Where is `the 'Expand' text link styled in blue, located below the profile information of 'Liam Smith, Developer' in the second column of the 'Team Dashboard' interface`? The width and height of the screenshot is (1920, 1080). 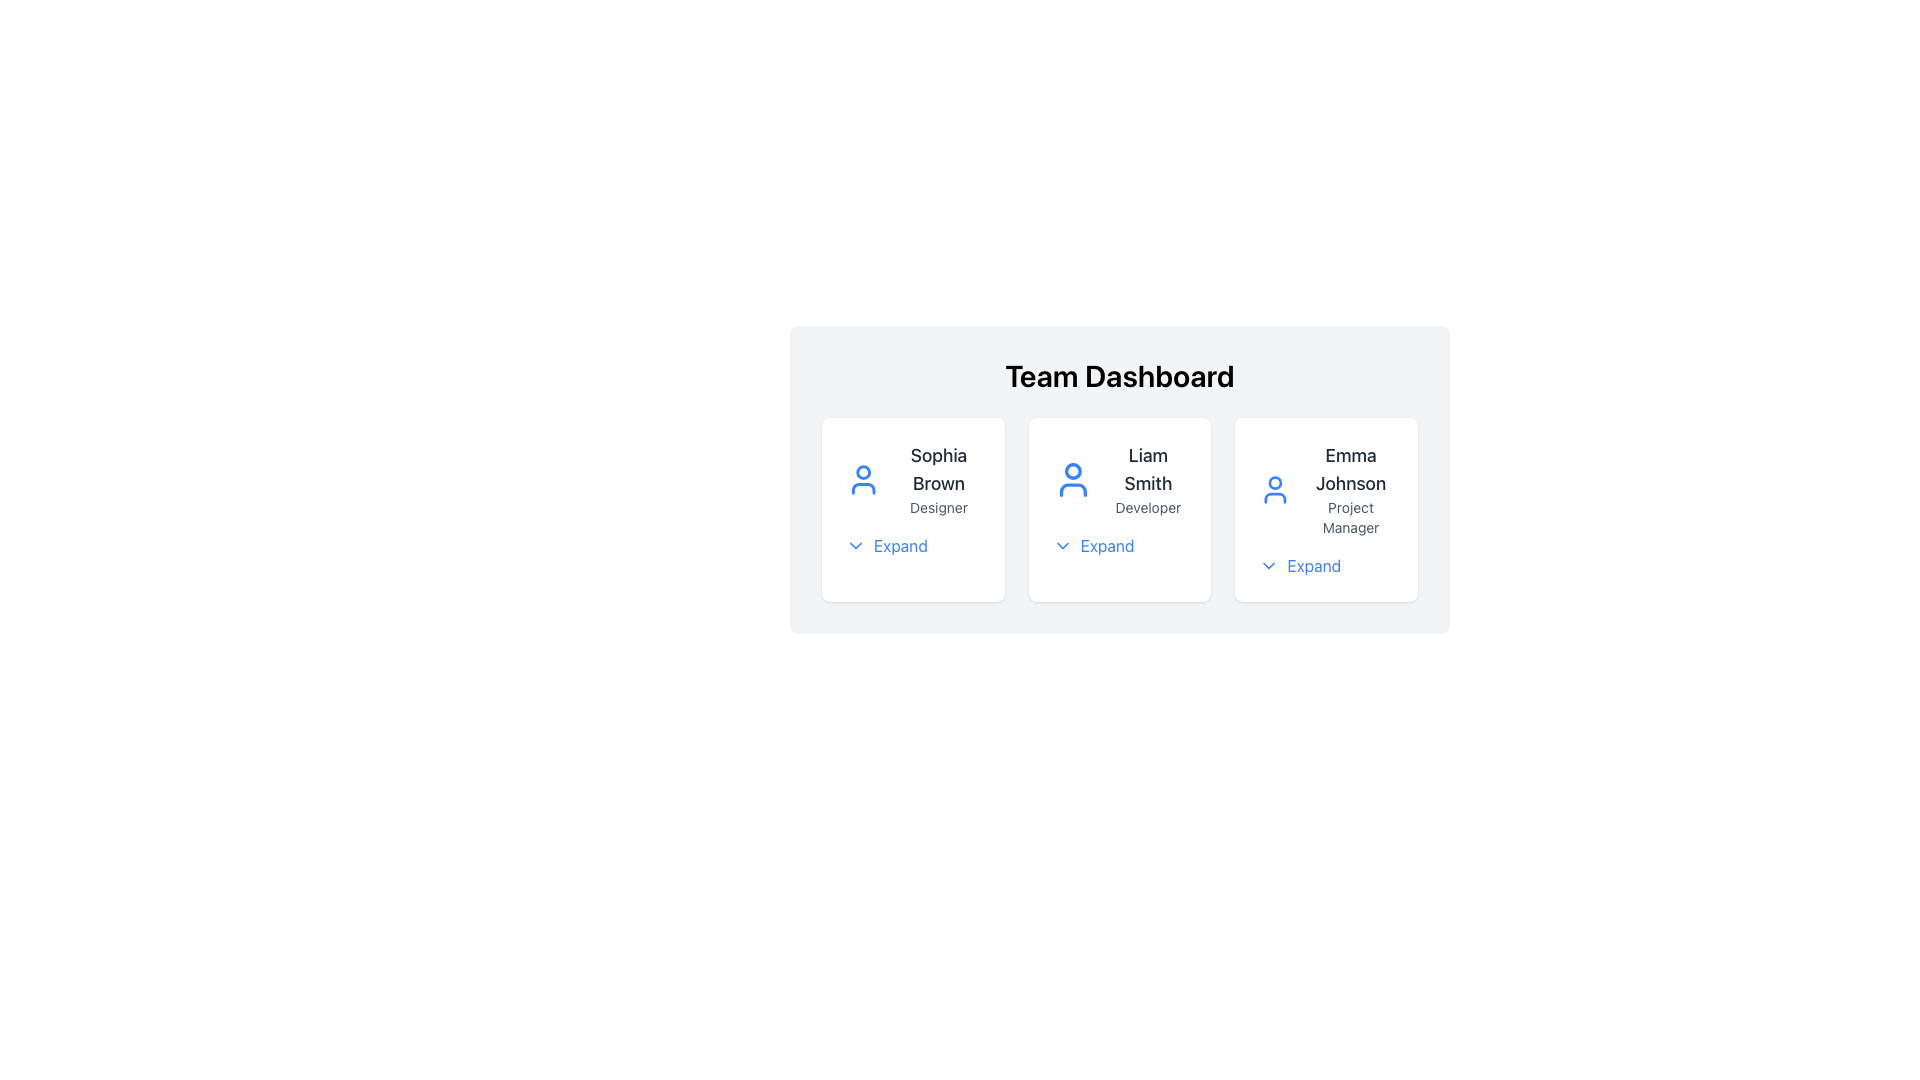
the 'Expand' text link styled in blue, located below the profile information of 'Liam Smith, Developer' in the second column of the 'Team Dashboard' interface is located at coordinates (1106, 546).